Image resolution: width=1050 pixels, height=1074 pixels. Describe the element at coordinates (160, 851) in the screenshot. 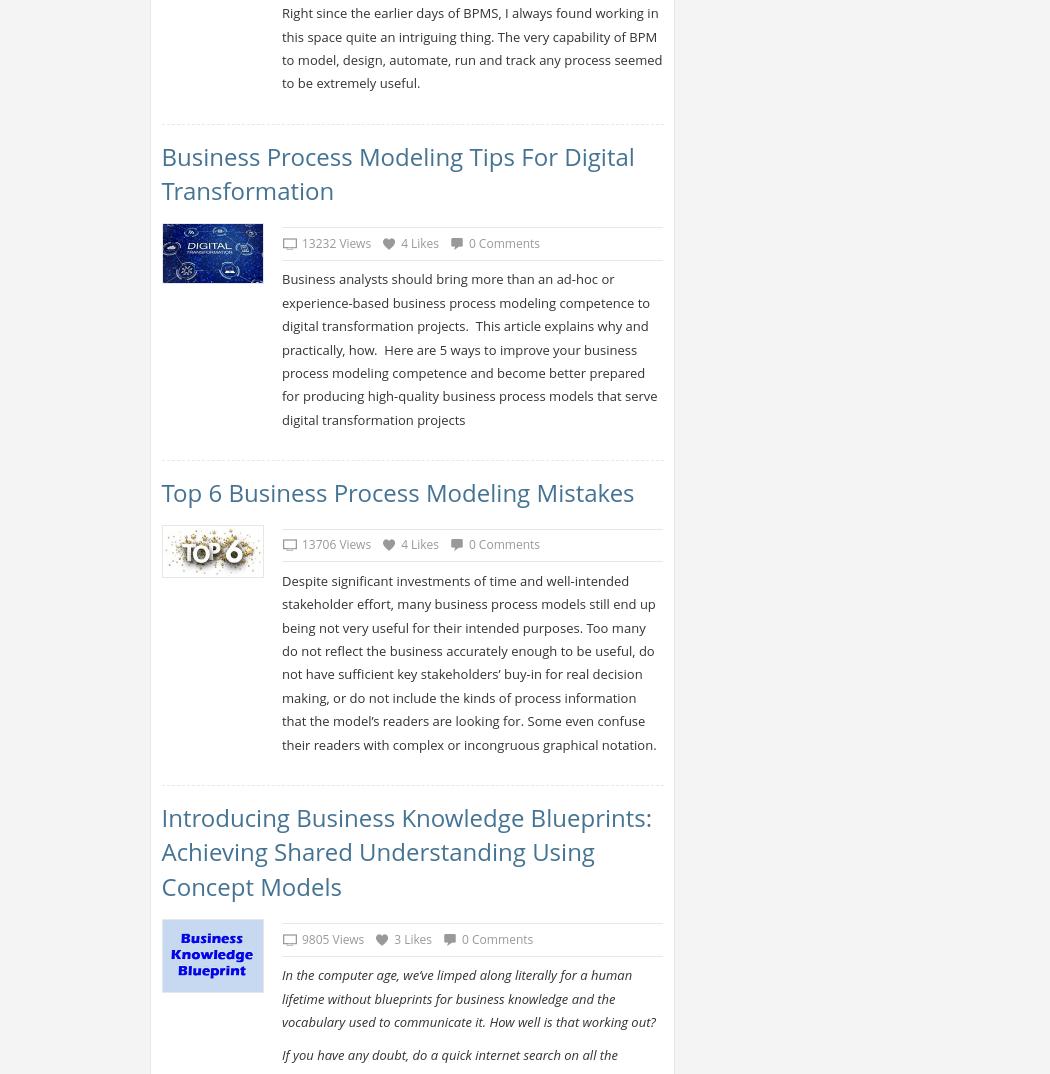

I see `'Introducing Business Knowledge Blueprints: Achieving Shared Understanding Using Concept Models'` at that location.